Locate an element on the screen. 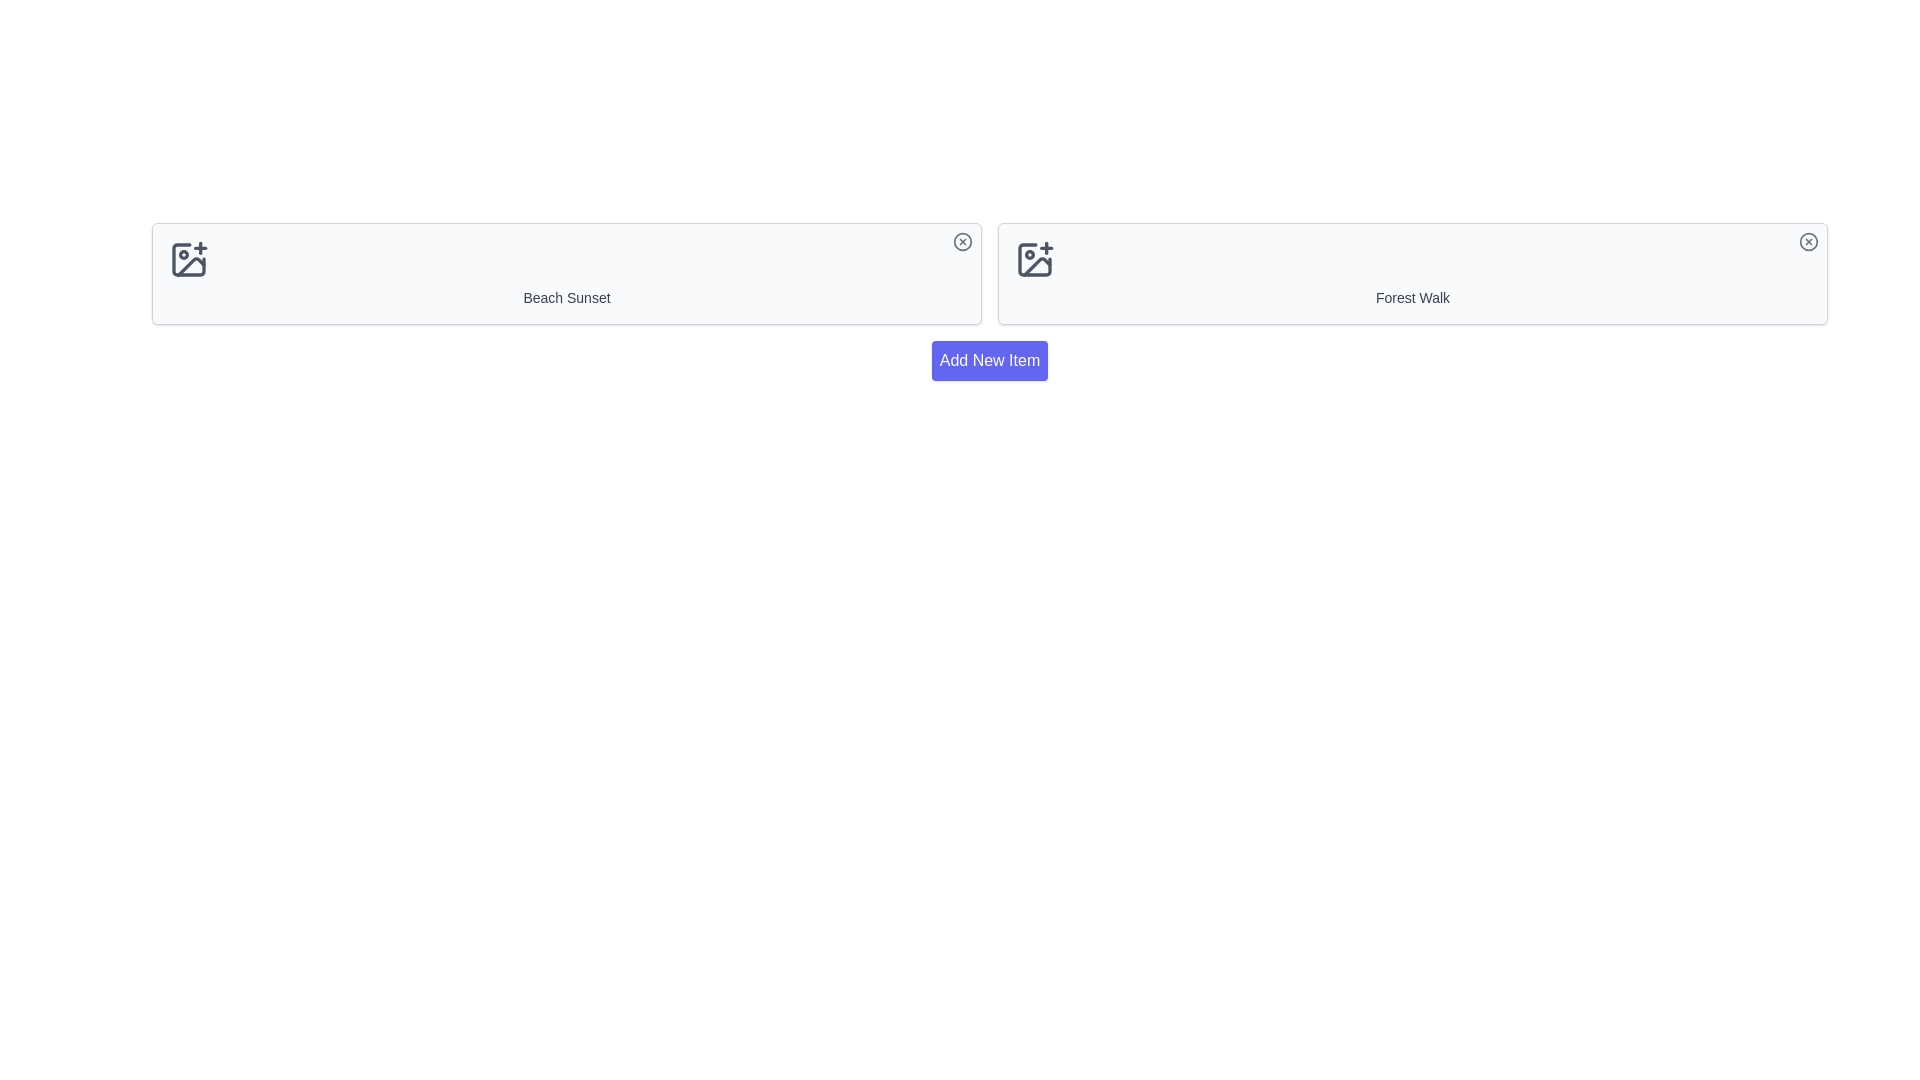 The width and height of the screenshot is (1920, 1080). the close button located in the upper-right corner of the 'Forest Walk' card is located at coordinates (1809, 241).